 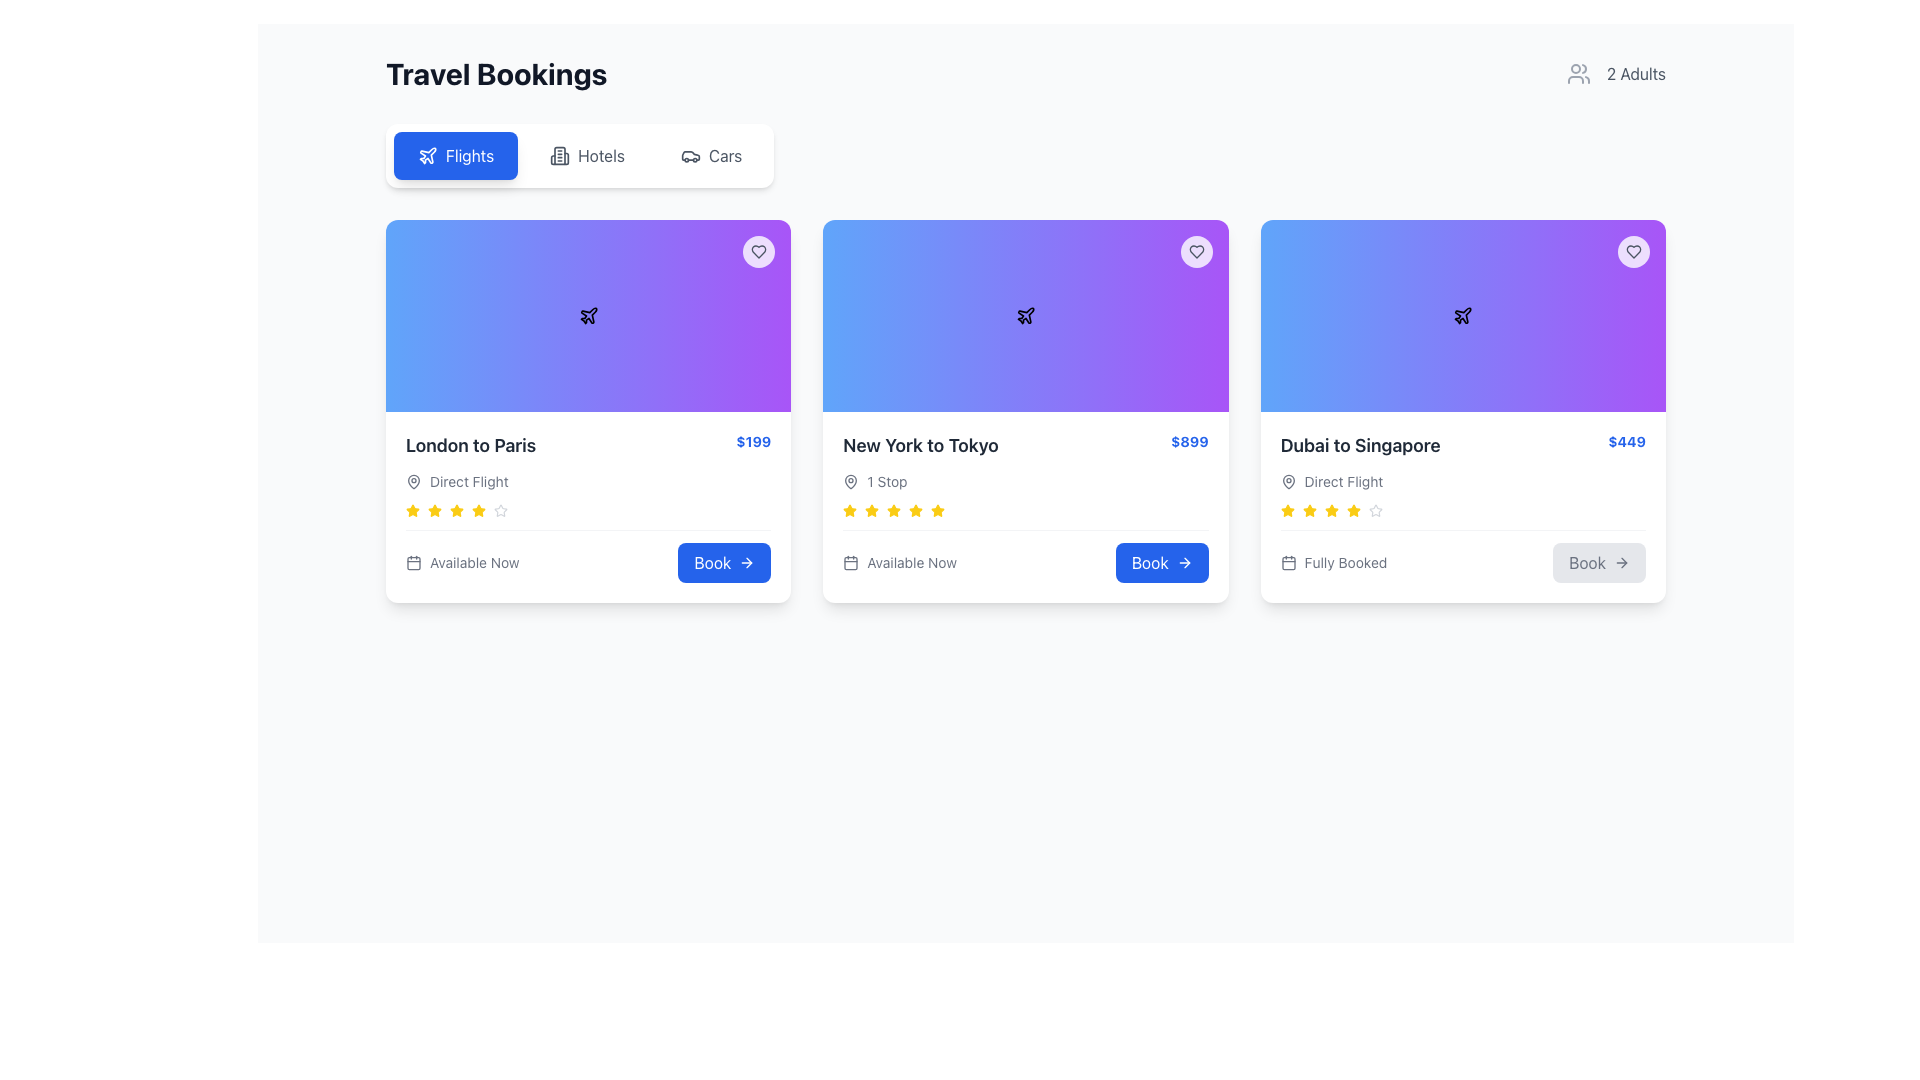 What do you see at coordinates (872, 509) in the screenshot?
I see `assistive technologies` at bounding box center [872, 509].